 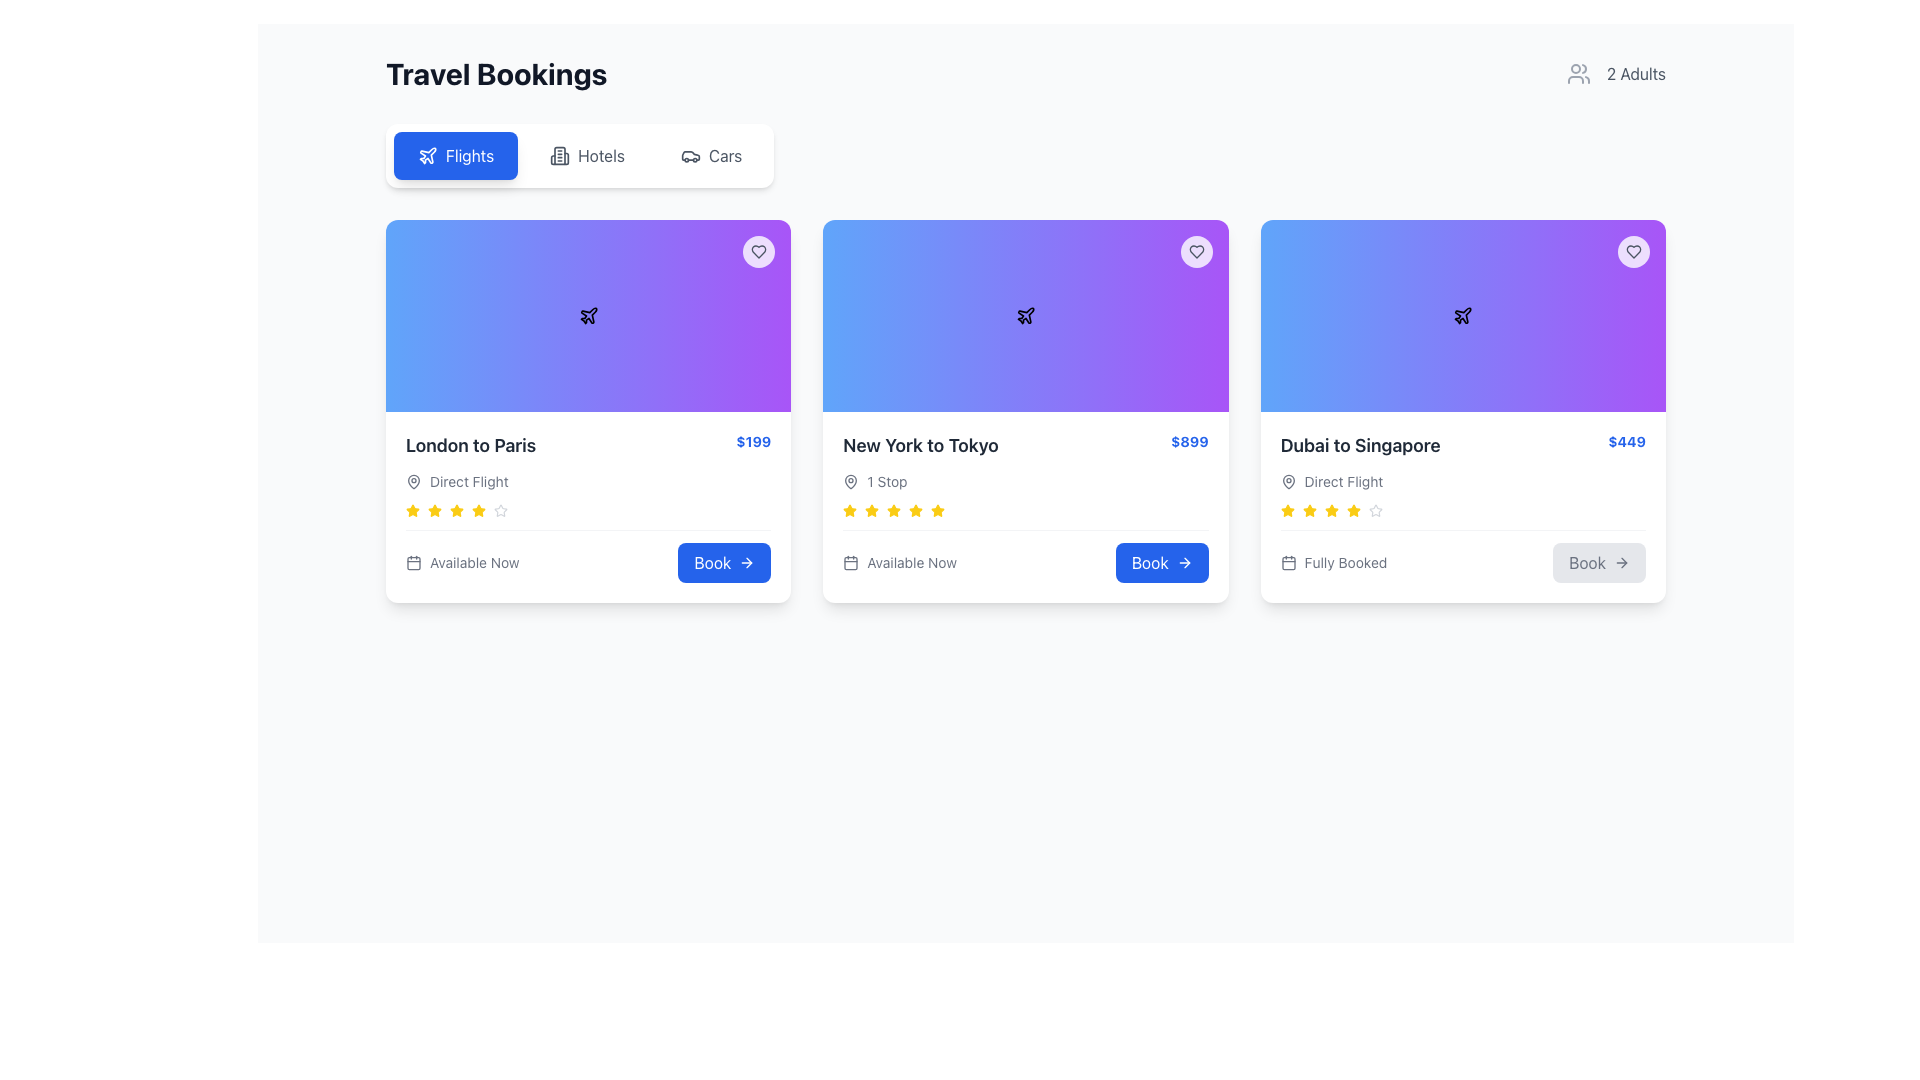 What do you see at coordinates (872, 509) in the screenshot?
I see `assistive technologies` at bounding box center [872, 509].